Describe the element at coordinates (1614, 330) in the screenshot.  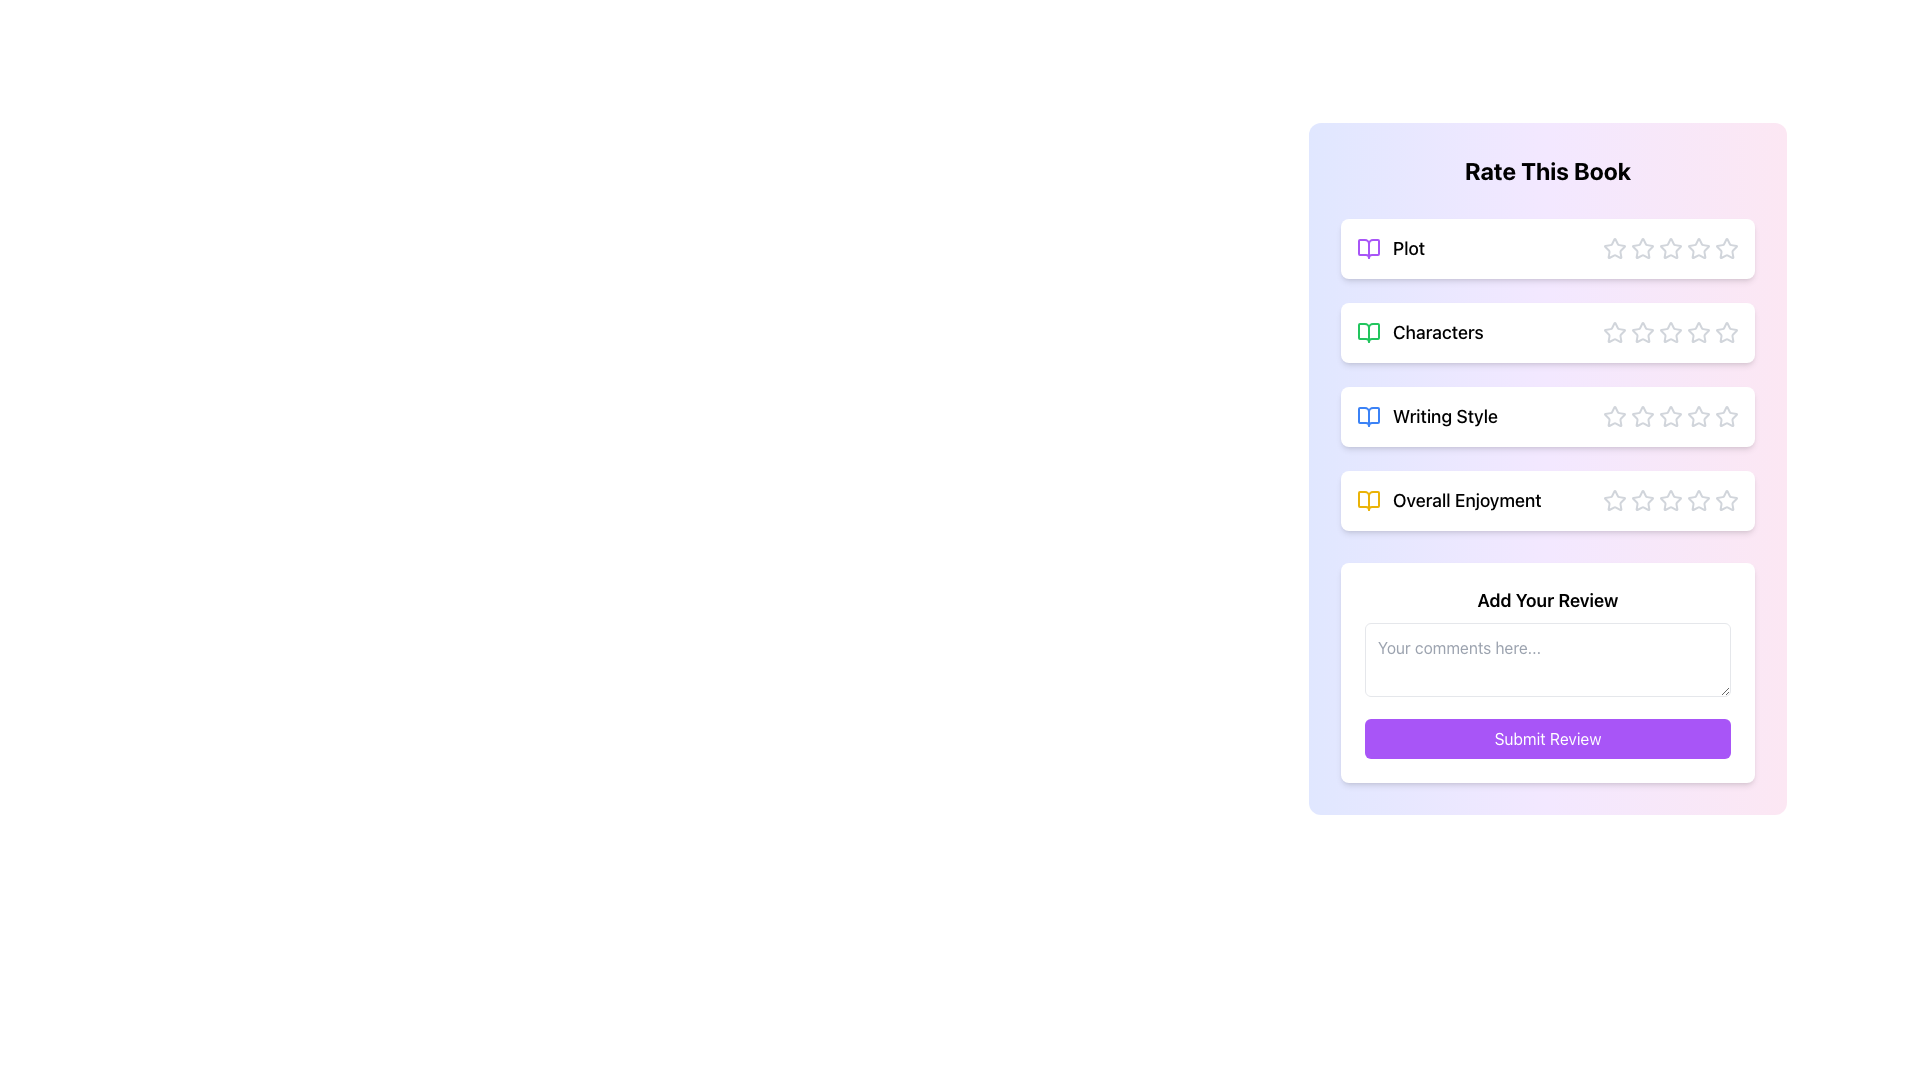
I see `the first star icon in the 'Characters' rating row` at that location.